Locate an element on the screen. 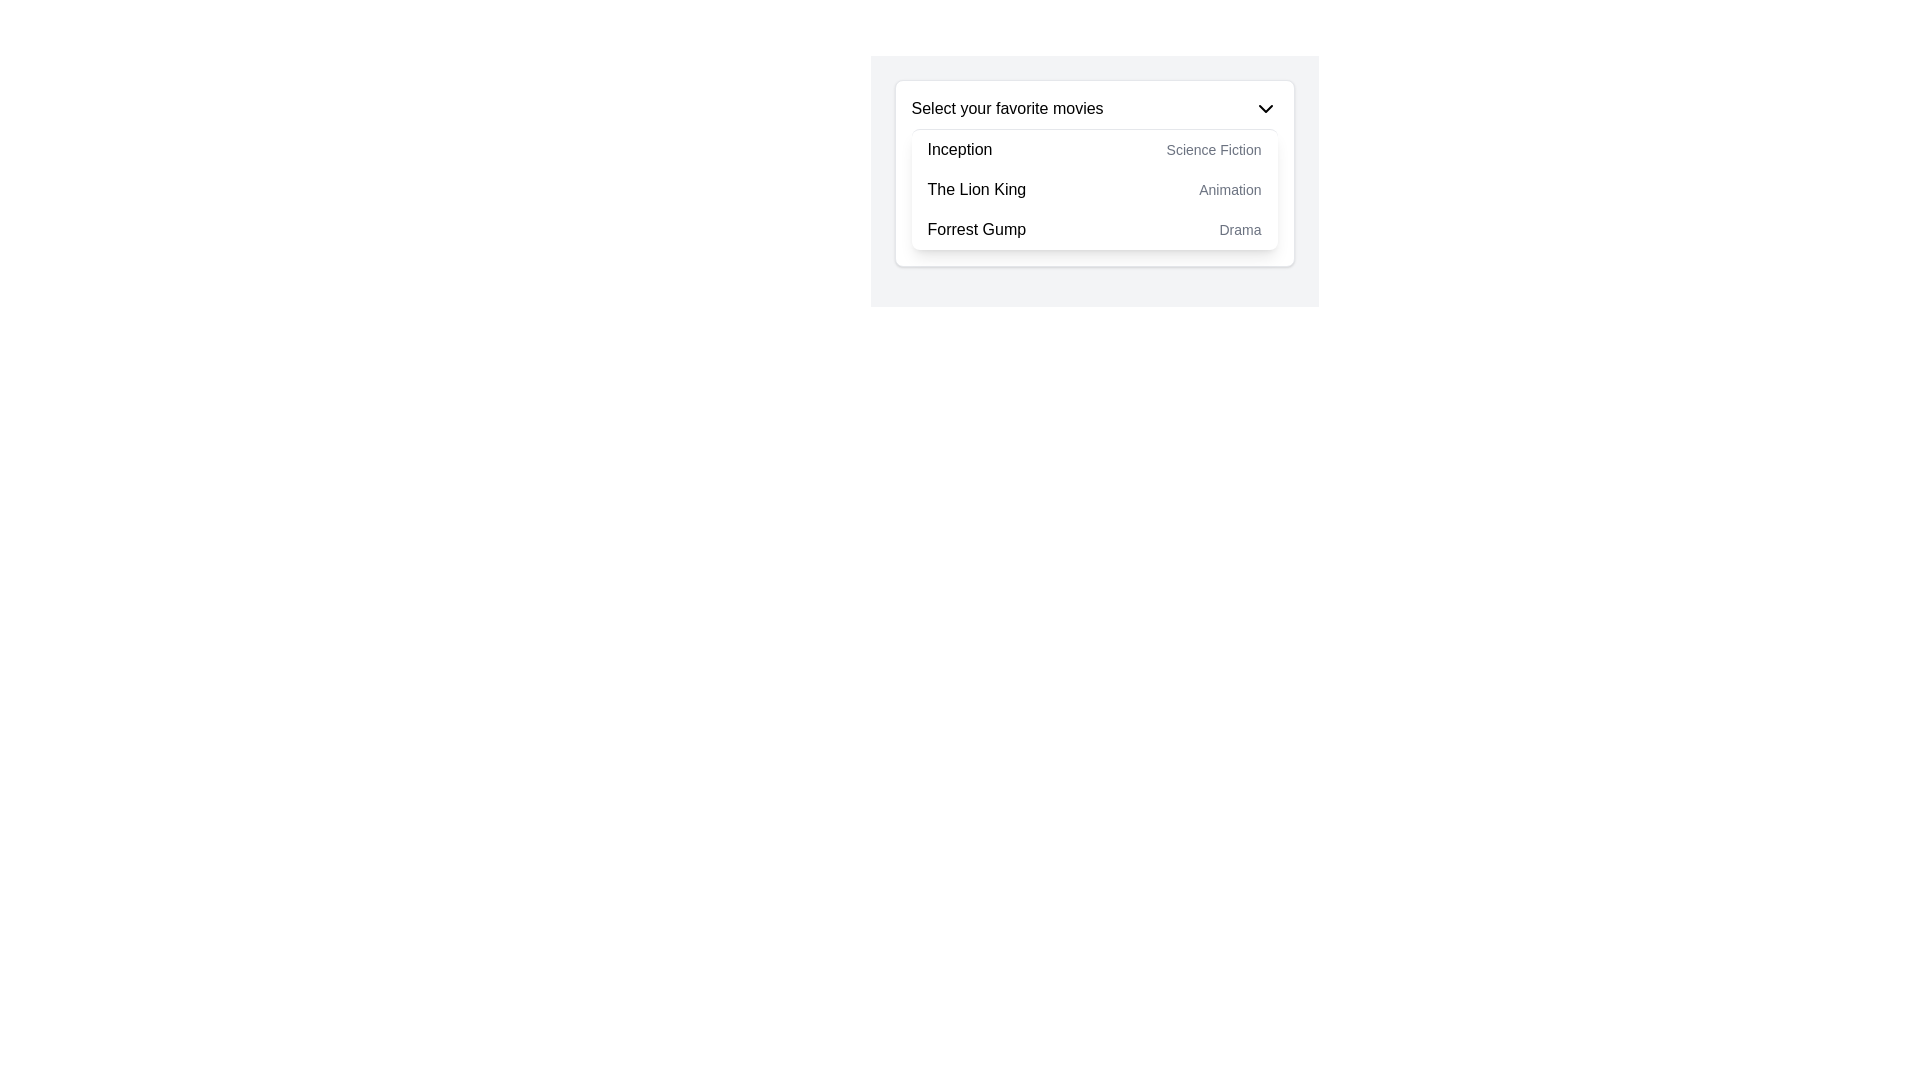 The height and width of the screenshot is (1080, 1920). text label that guides the user in selecting their favorite movies from the dropdown menu, positioned at the top-left corner of the dropdown layout is located at coordinates (1007, 108).